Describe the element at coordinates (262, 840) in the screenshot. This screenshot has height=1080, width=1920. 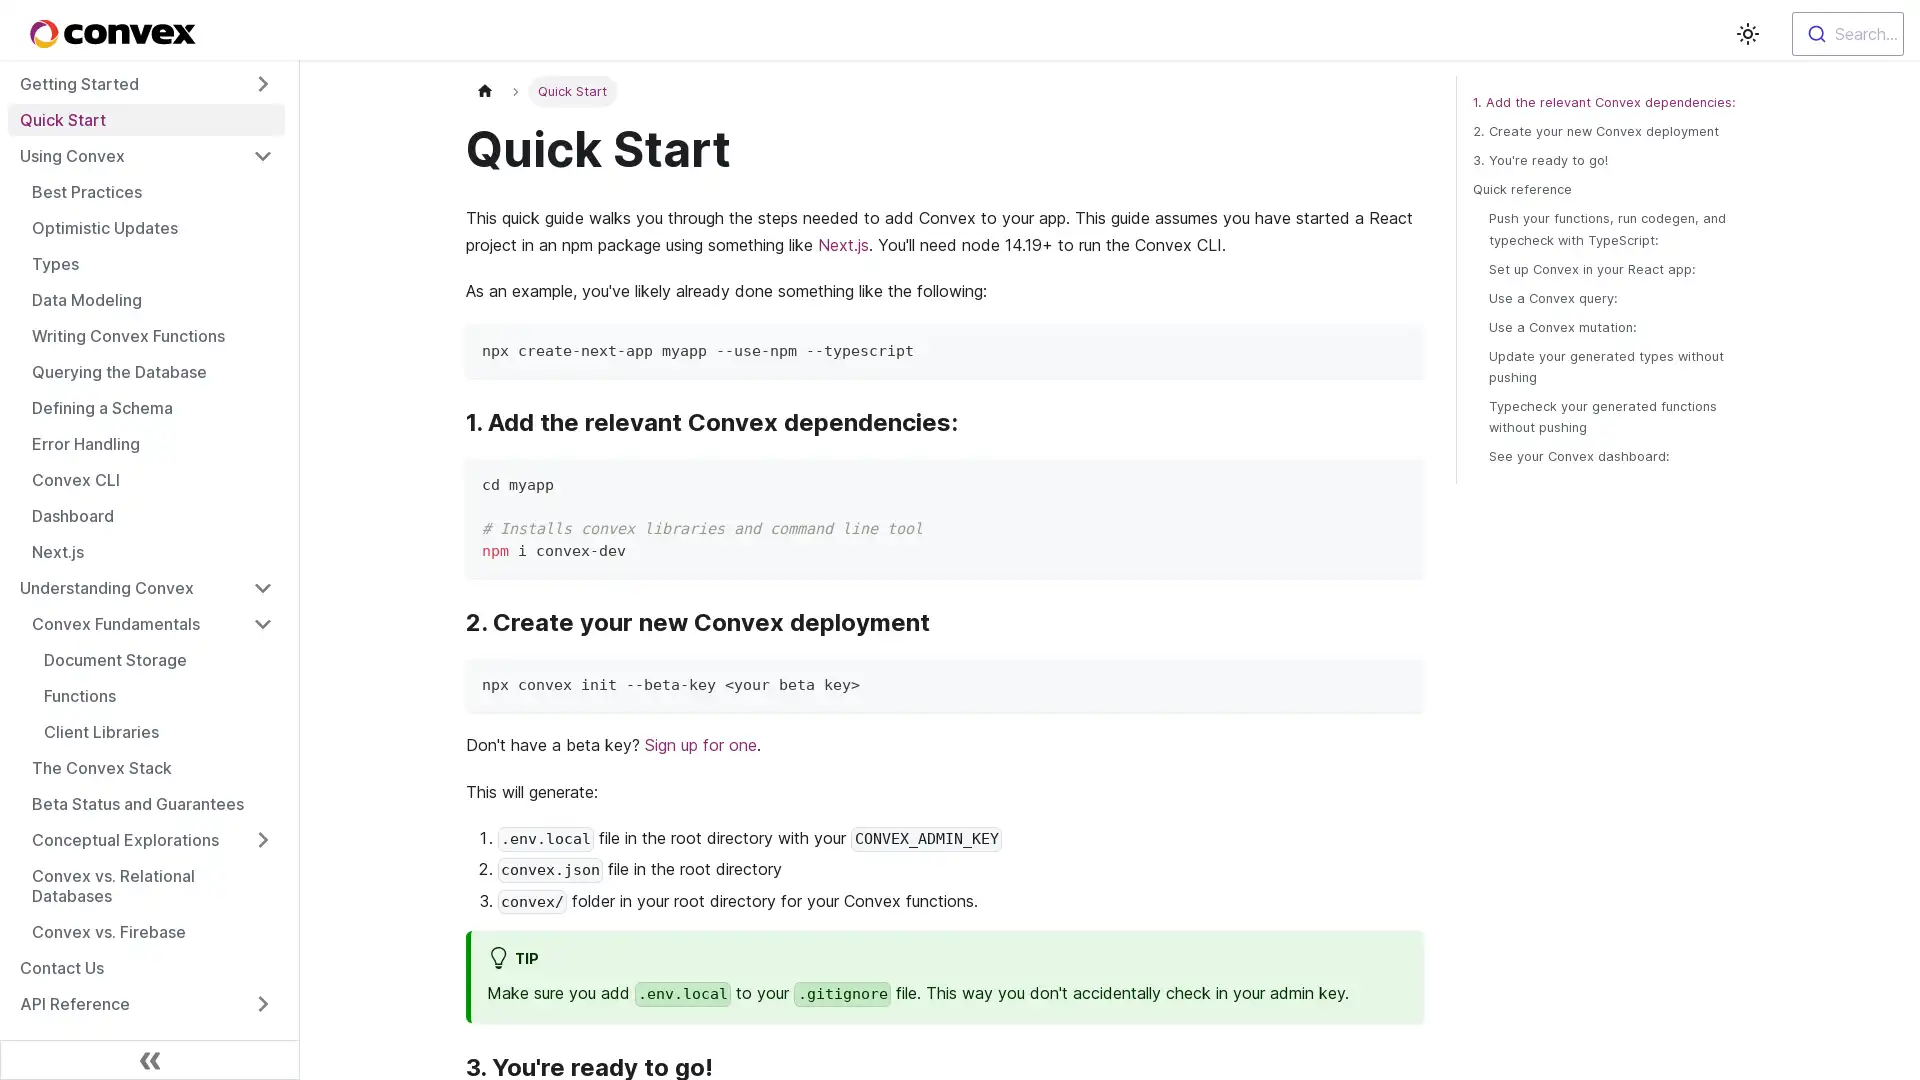
I see `Toggle the collapsible sidebar category 'Conceptual Explorations'` at that location.